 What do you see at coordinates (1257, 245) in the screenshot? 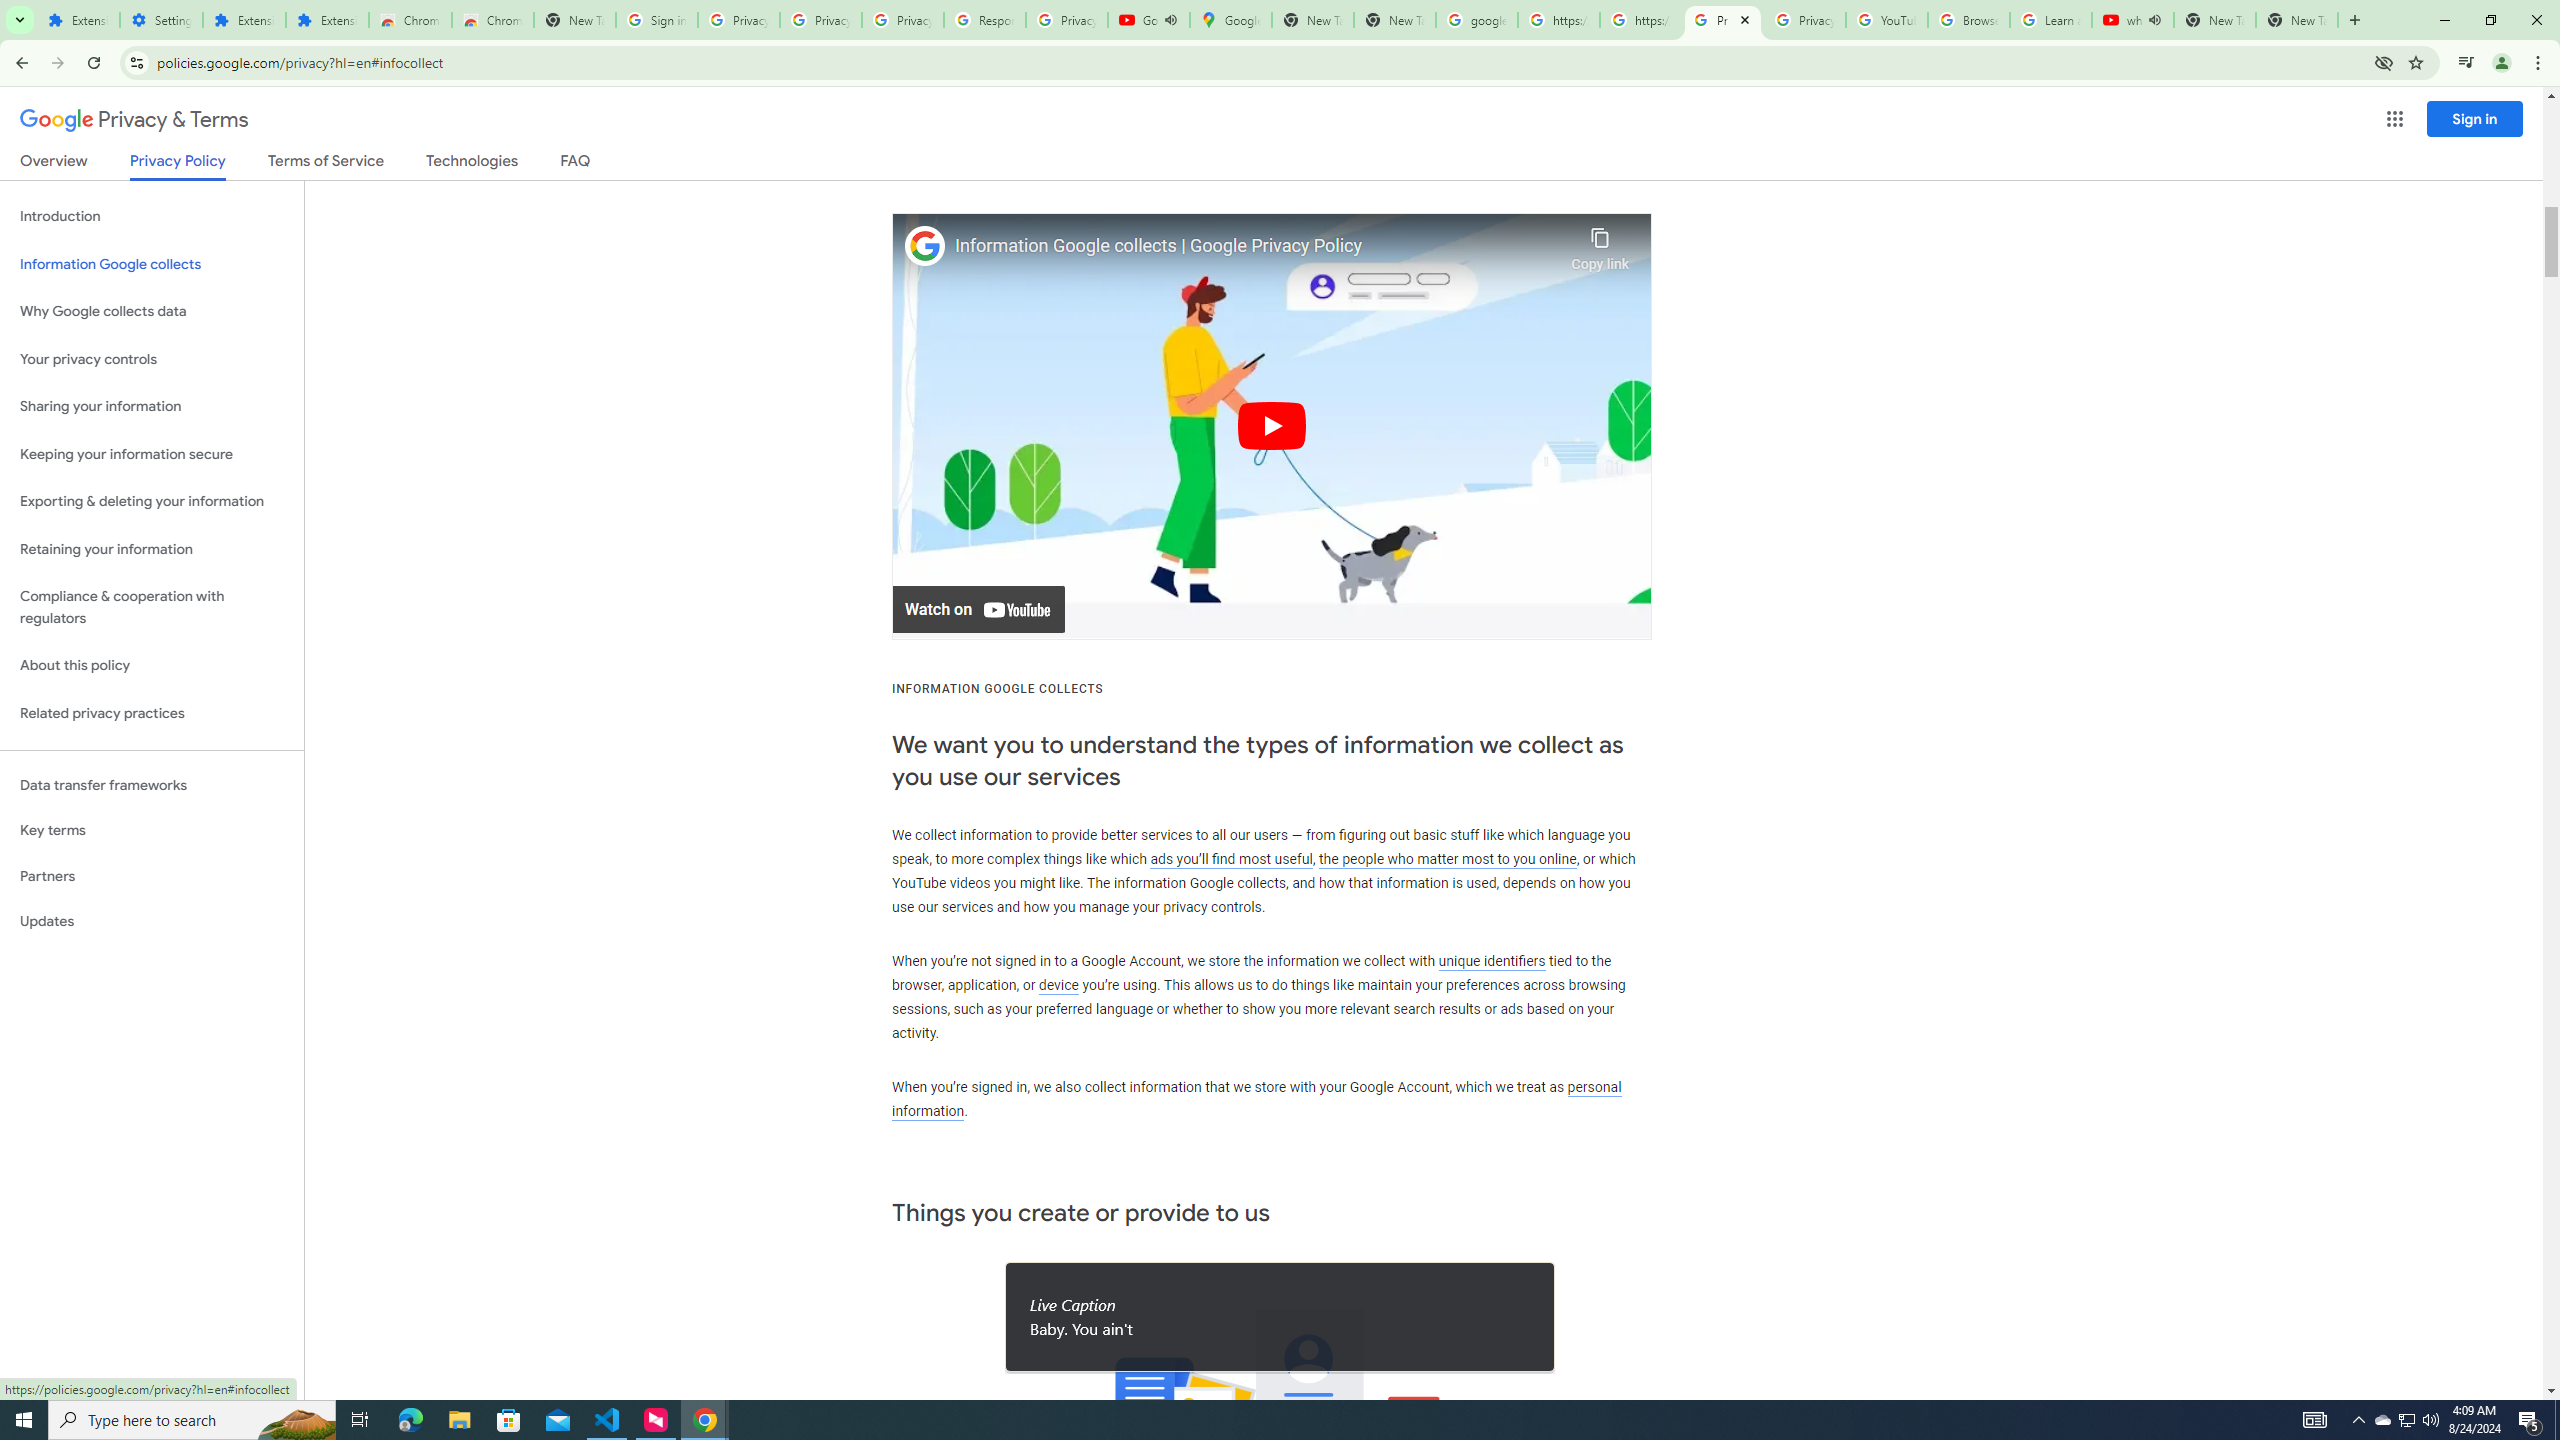
I see `'Information Google collects | Google Privacy Policy'` at bounding box center [1257, 245].